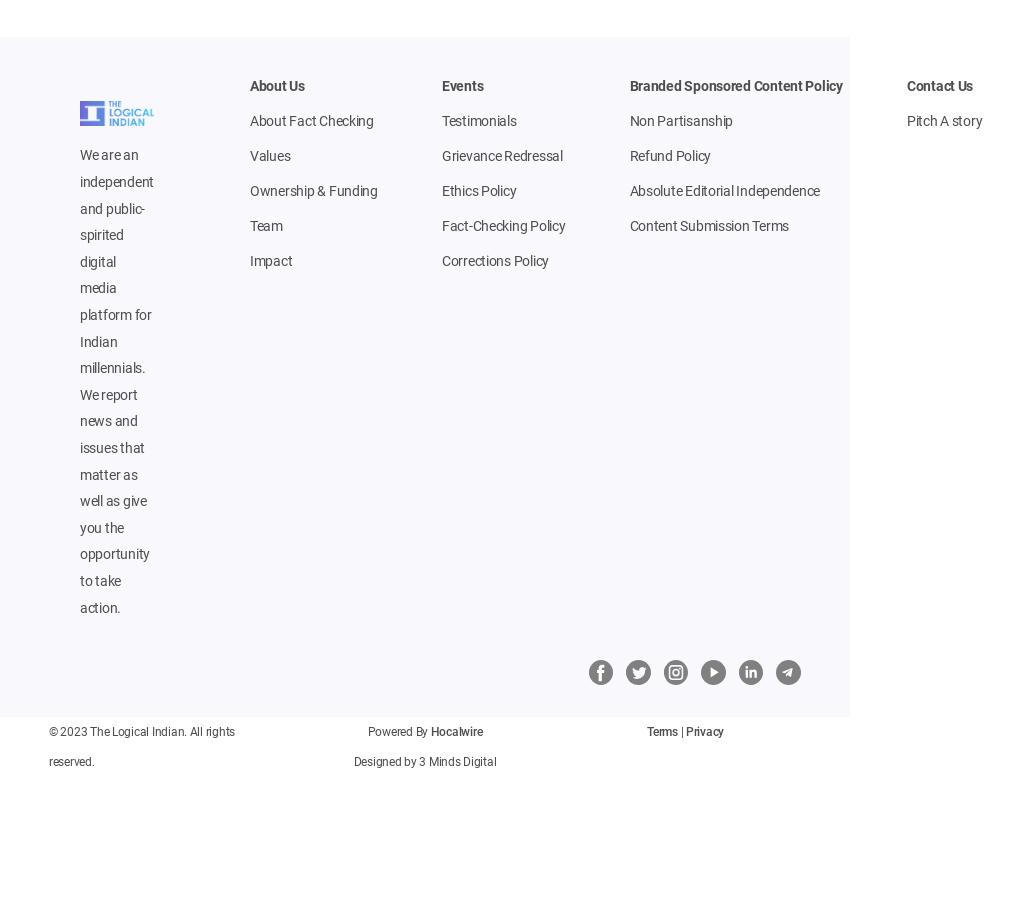 This screenshot has width=1014, height=908. What do you see at coordinates (440, 191) in the screenshot?
I see `'Ethics Policy'` at bounding box center [440, 191].